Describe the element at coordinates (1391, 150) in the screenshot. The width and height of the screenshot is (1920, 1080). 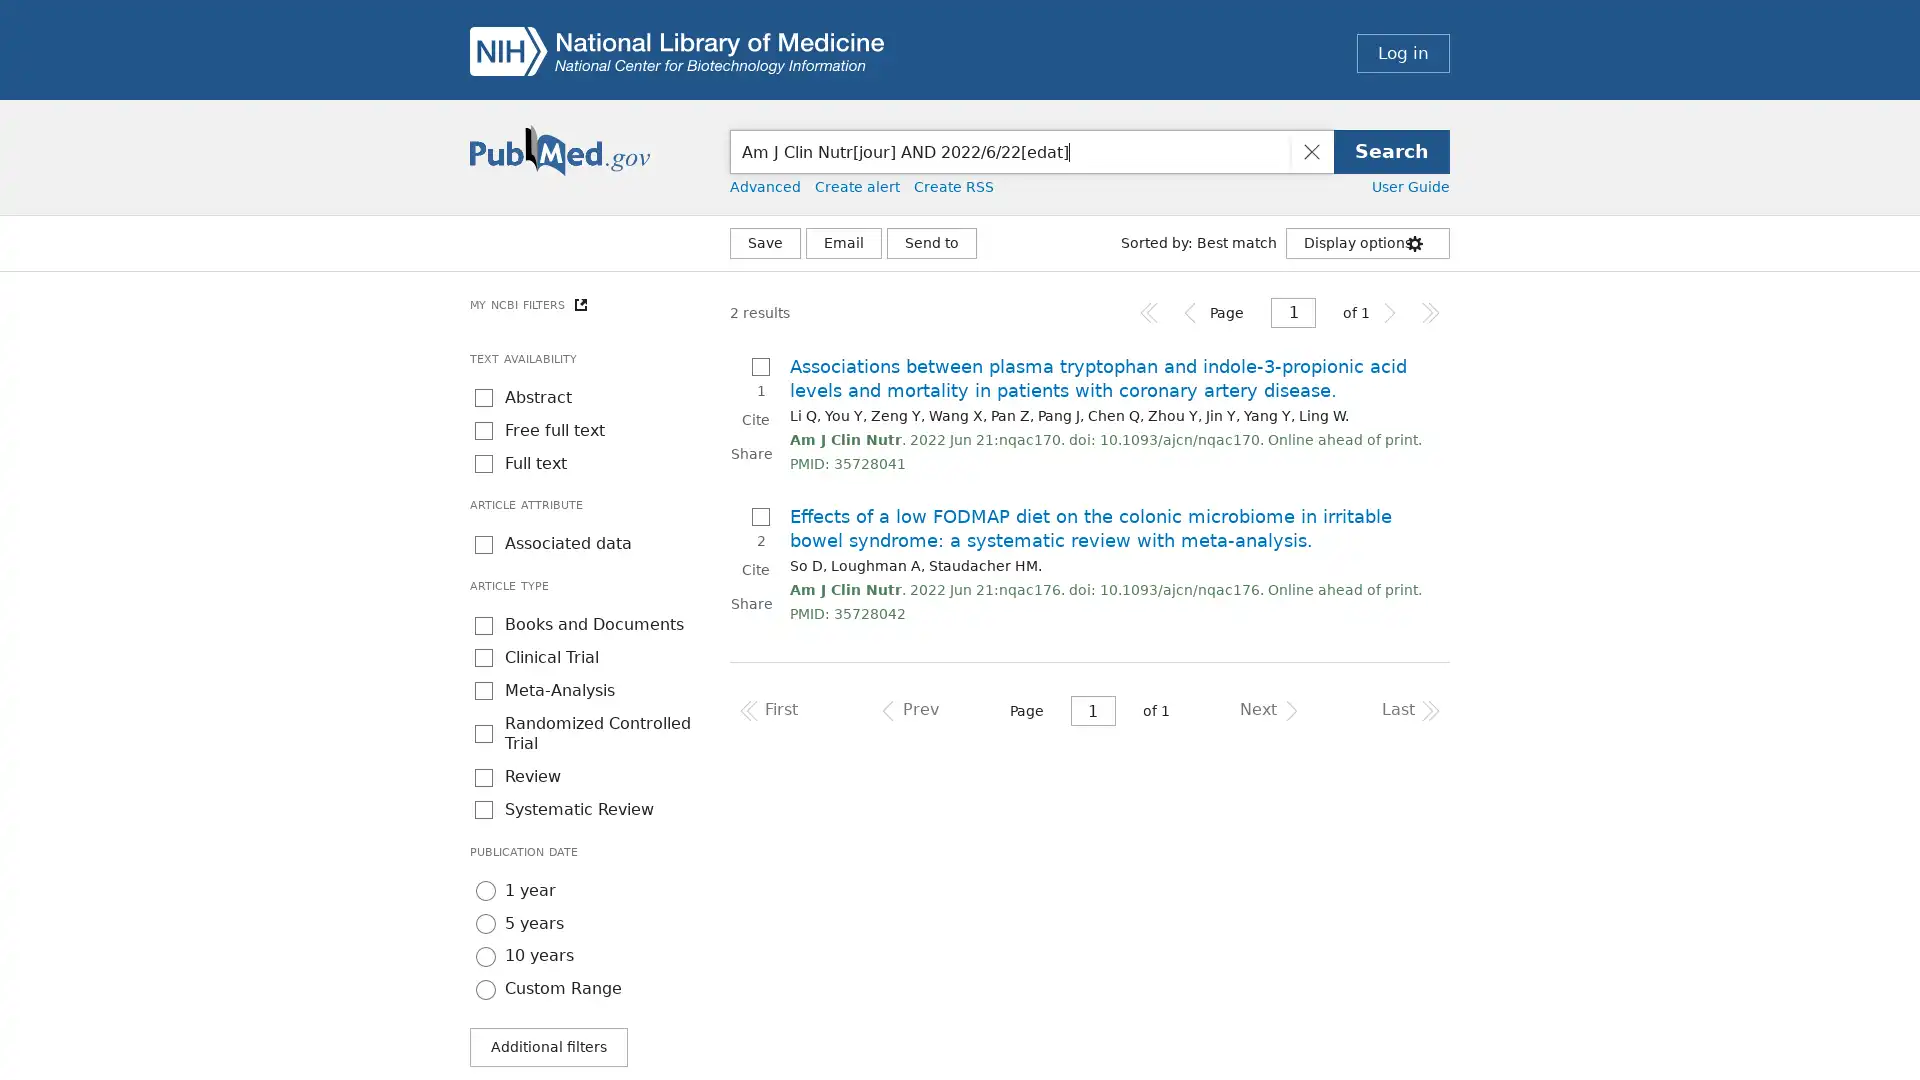
I see `Search` at that location.